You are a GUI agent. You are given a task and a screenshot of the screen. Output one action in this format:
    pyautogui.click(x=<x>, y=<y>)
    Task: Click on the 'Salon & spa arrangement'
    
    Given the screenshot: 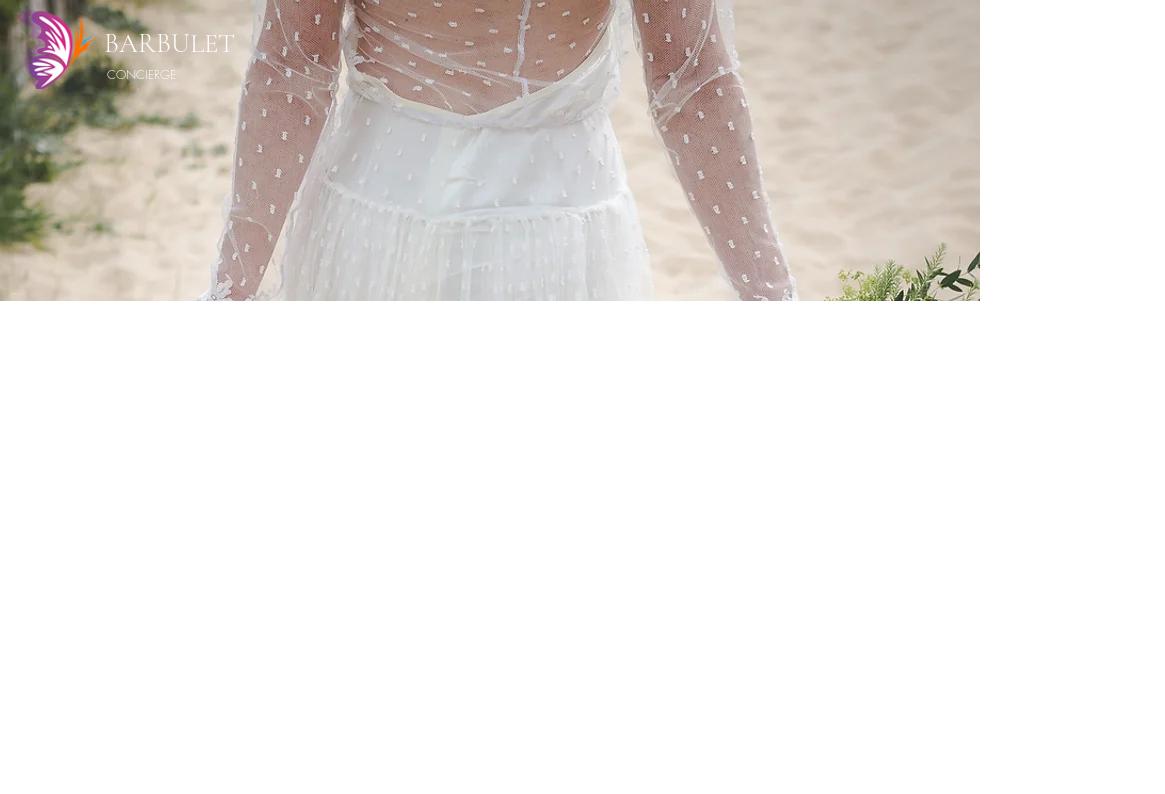 What is the action you would take?
    pyautogui.click(x=644, y=651)
    